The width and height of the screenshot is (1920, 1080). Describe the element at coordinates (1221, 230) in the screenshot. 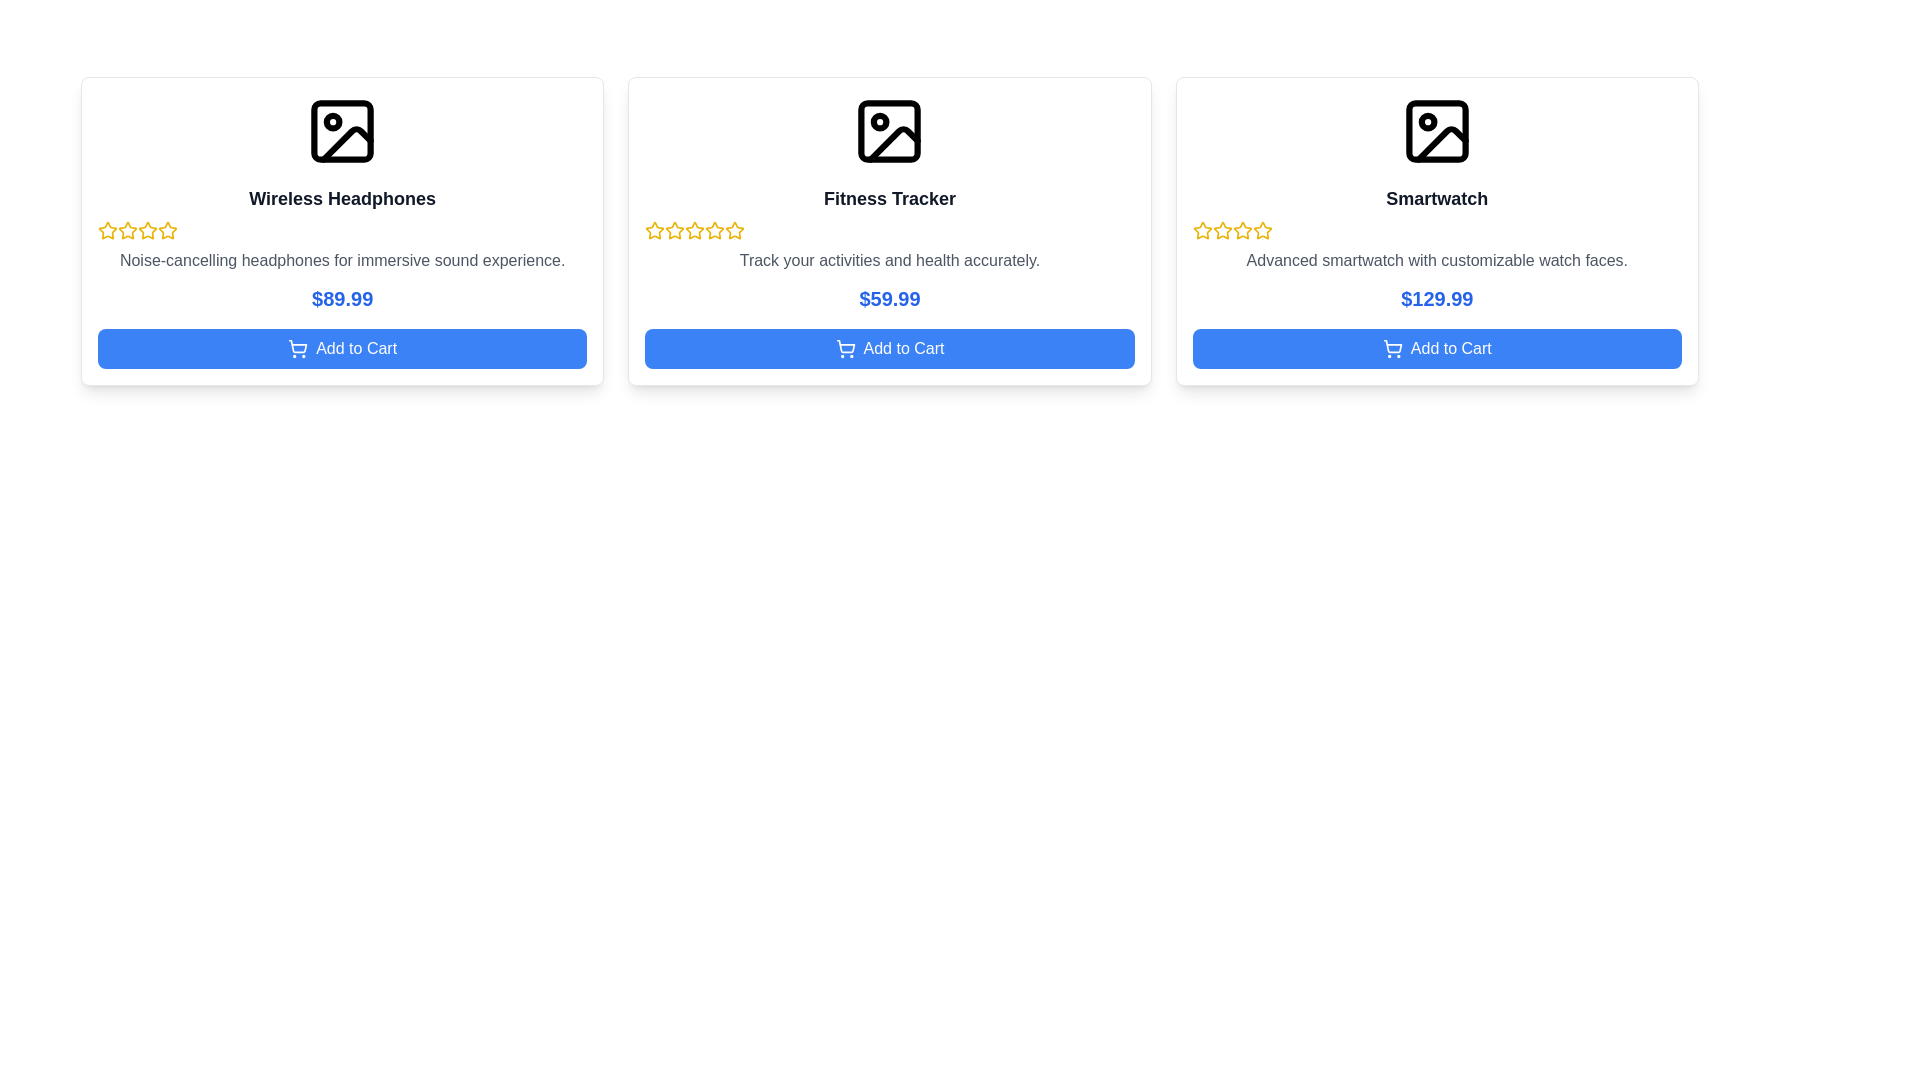

I see `the third yellow star icon in the rating panel of the 'Smartwatch' product card` at that location.